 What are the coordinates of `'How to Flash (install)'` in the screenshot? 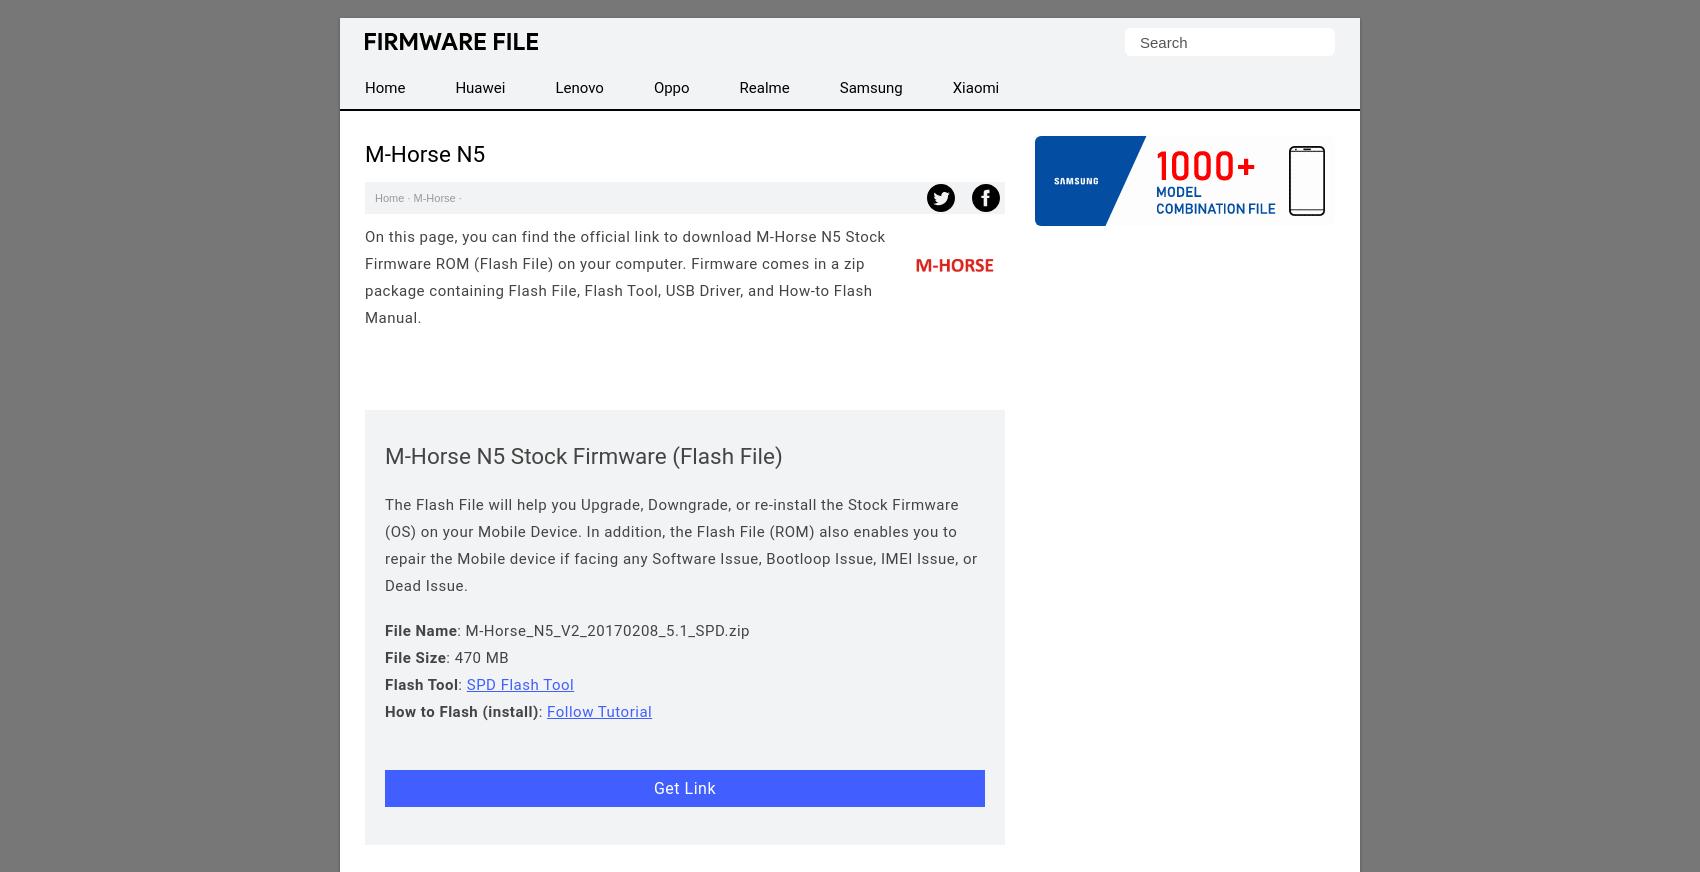 It's located at (384, 710).